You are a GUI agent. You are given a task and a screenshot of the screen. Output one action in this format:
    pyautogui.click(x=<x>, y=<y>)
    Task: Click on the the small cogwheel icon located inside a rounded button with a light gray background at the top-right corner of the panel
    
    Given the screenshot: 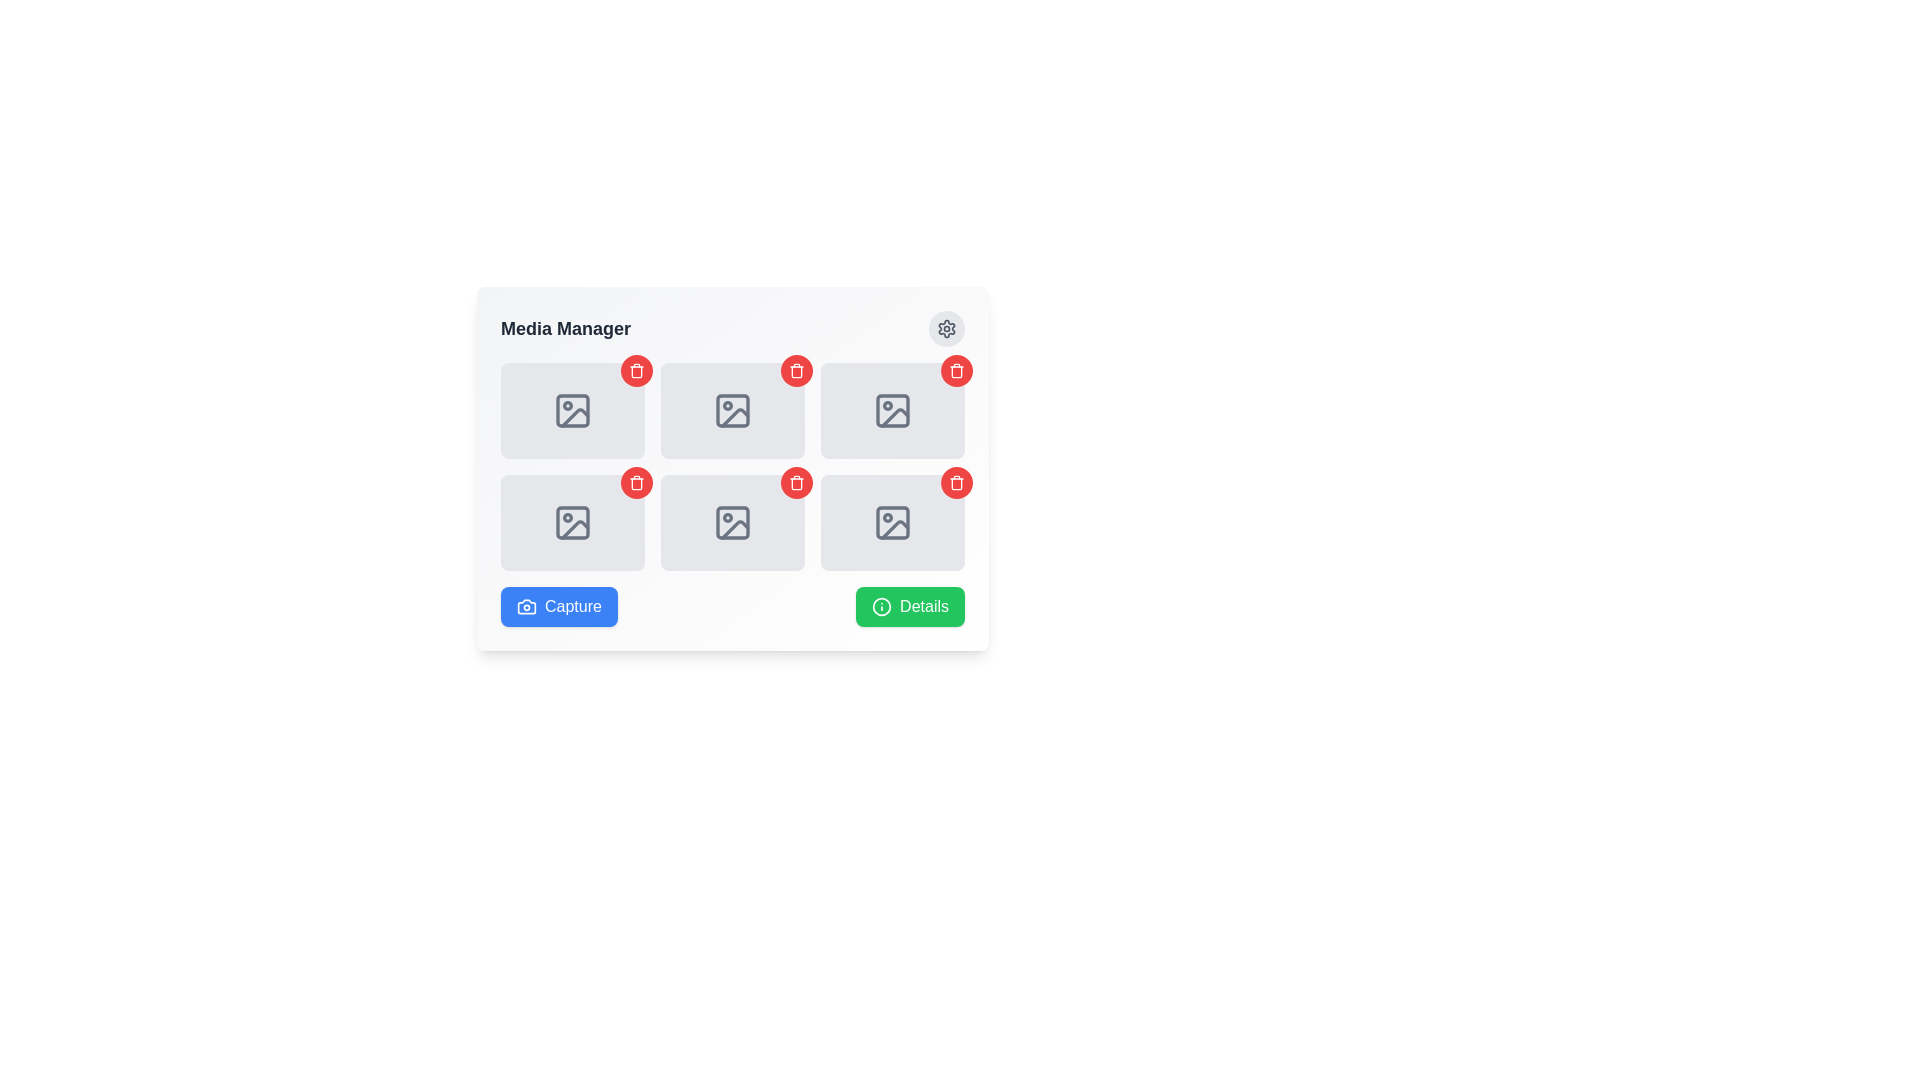 What is the action you would take?
    pyautogui.click(x=945, y=327)
    